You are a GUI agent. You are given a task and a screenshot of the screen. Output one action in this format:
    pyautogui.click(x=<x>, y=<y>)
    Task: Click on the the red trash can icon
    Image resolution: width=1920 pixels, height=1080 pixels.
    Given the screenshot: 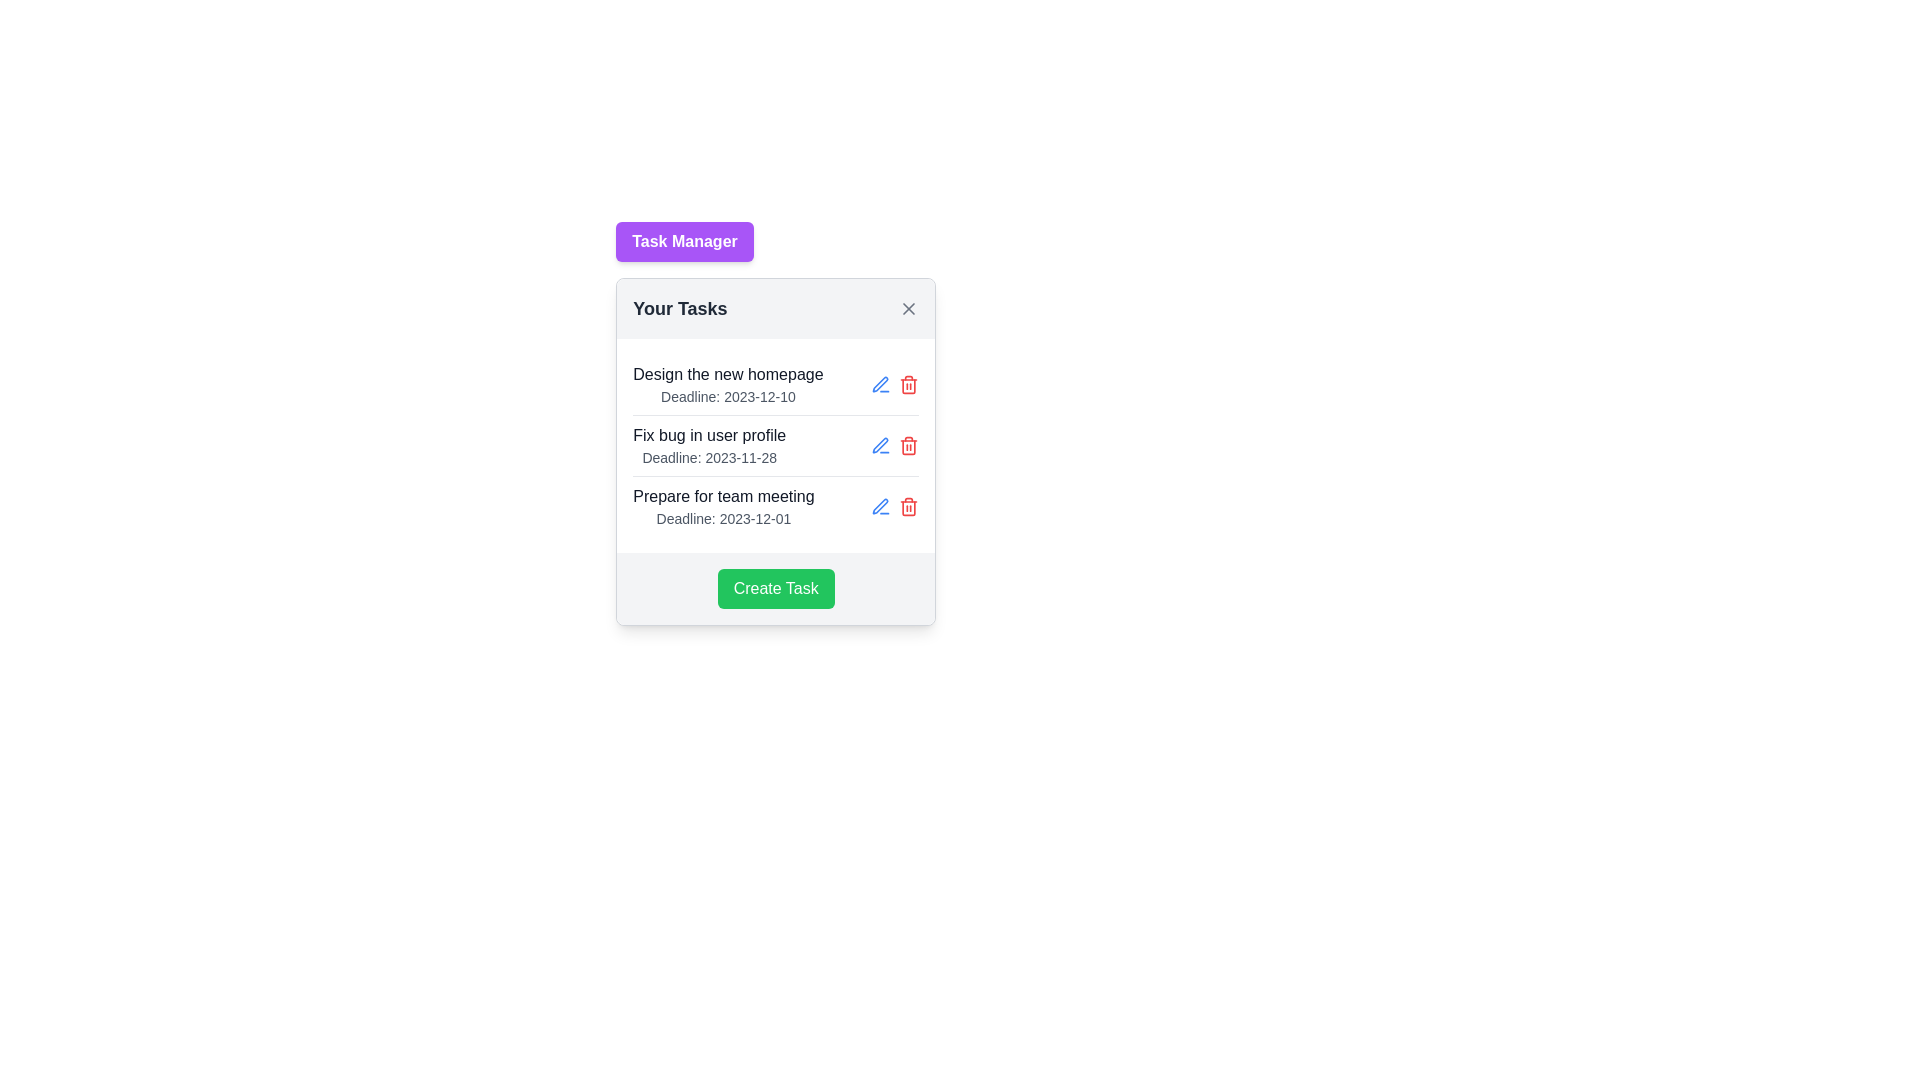 What is the action you would take?
    pyautogui.click(x=894, y=505)
    